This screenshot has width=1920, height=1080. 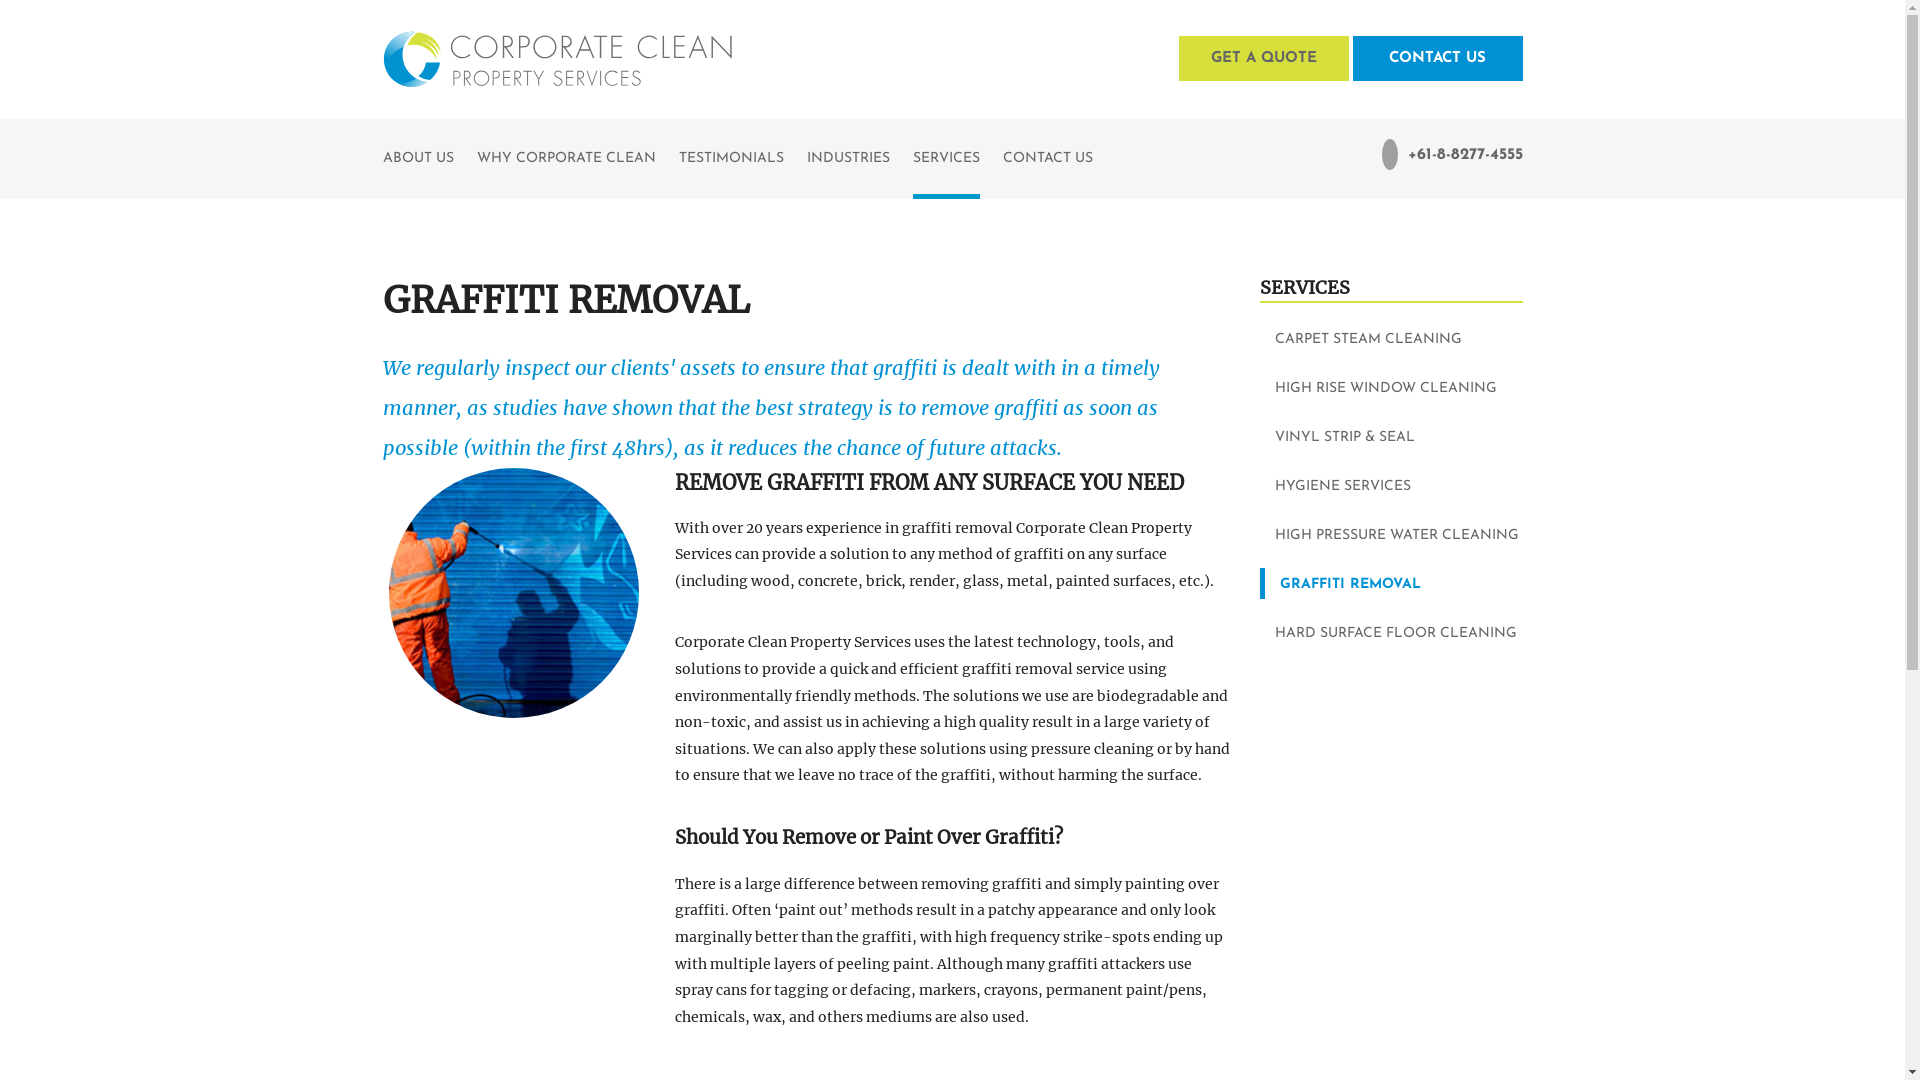 I want to click on 'CARPET STEAM CLEANING', so click(x=1390, y=337).